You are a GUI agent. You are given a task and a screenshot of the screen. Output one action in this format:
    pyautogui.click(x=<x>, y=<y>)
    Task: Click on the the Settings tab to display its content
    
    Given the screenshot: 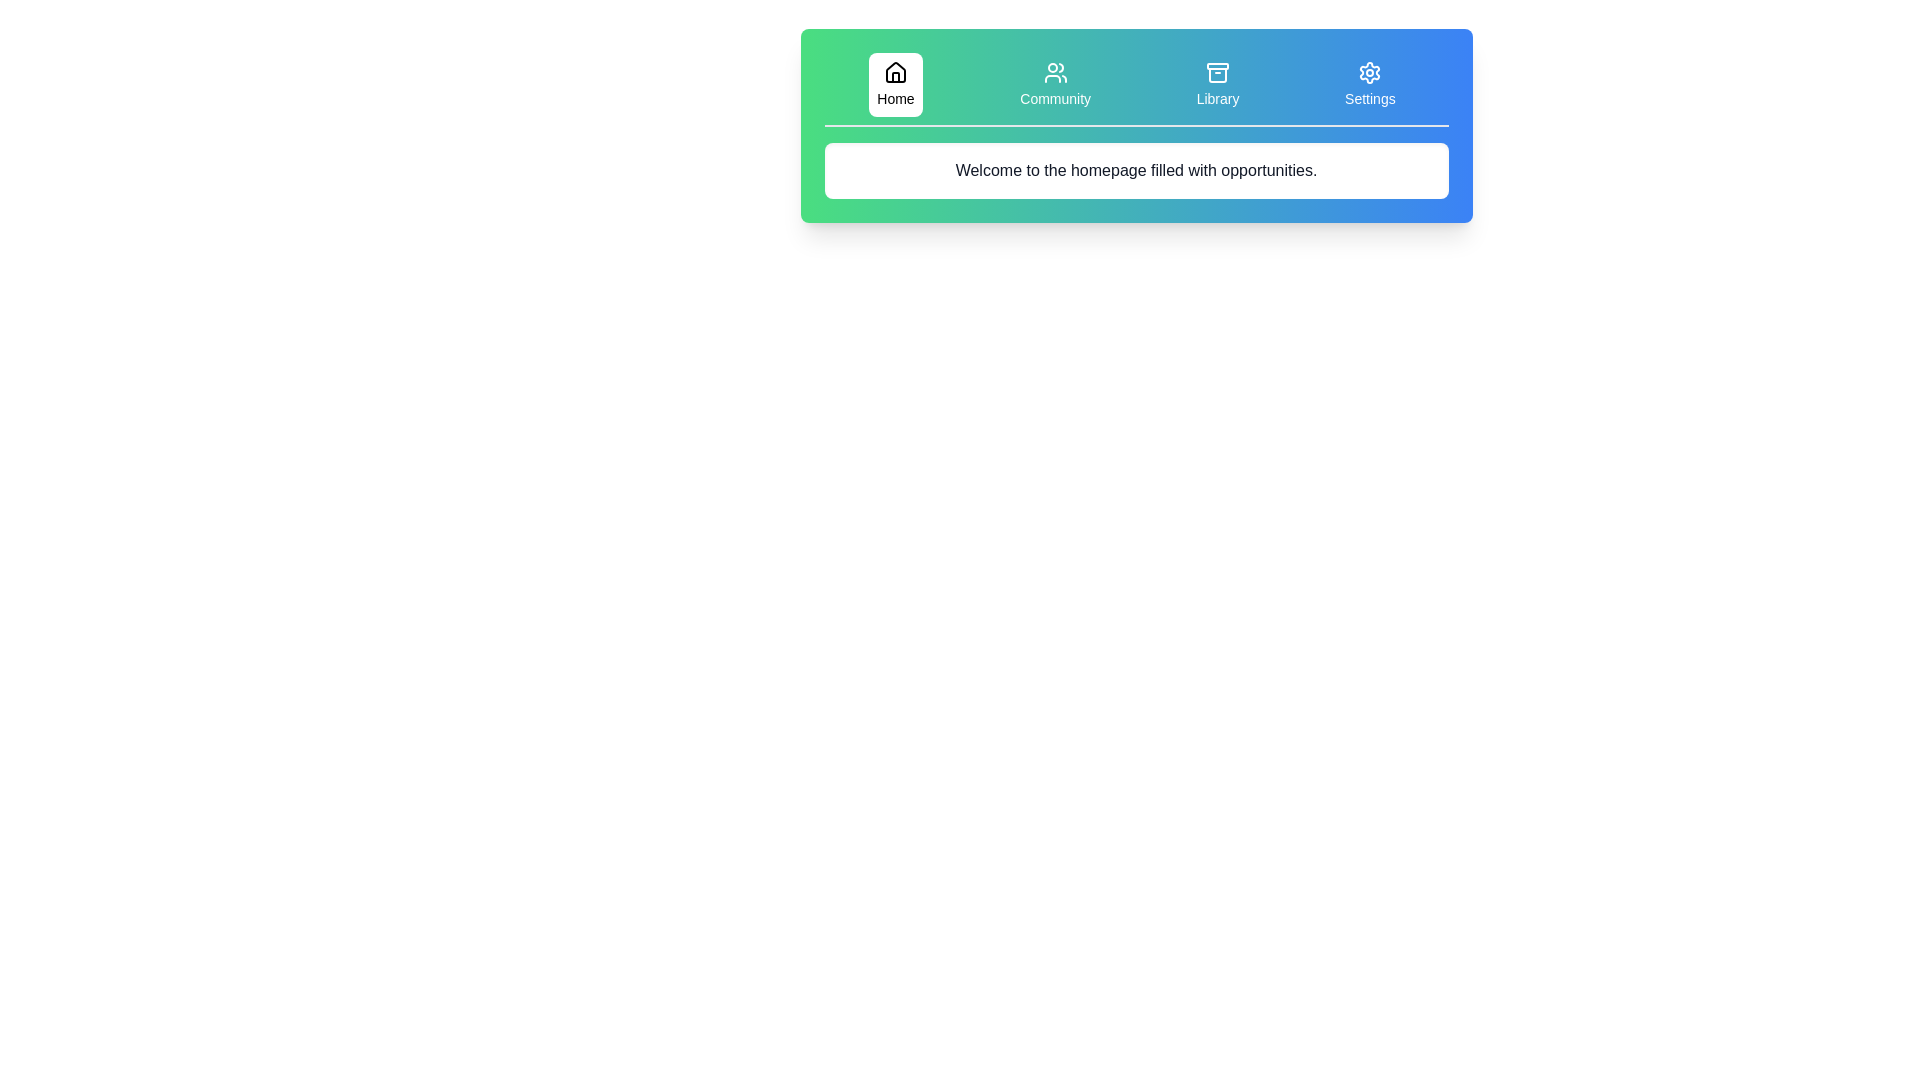 What is the action you would take?
    pyautogui.click(x=1369, y=83)
    